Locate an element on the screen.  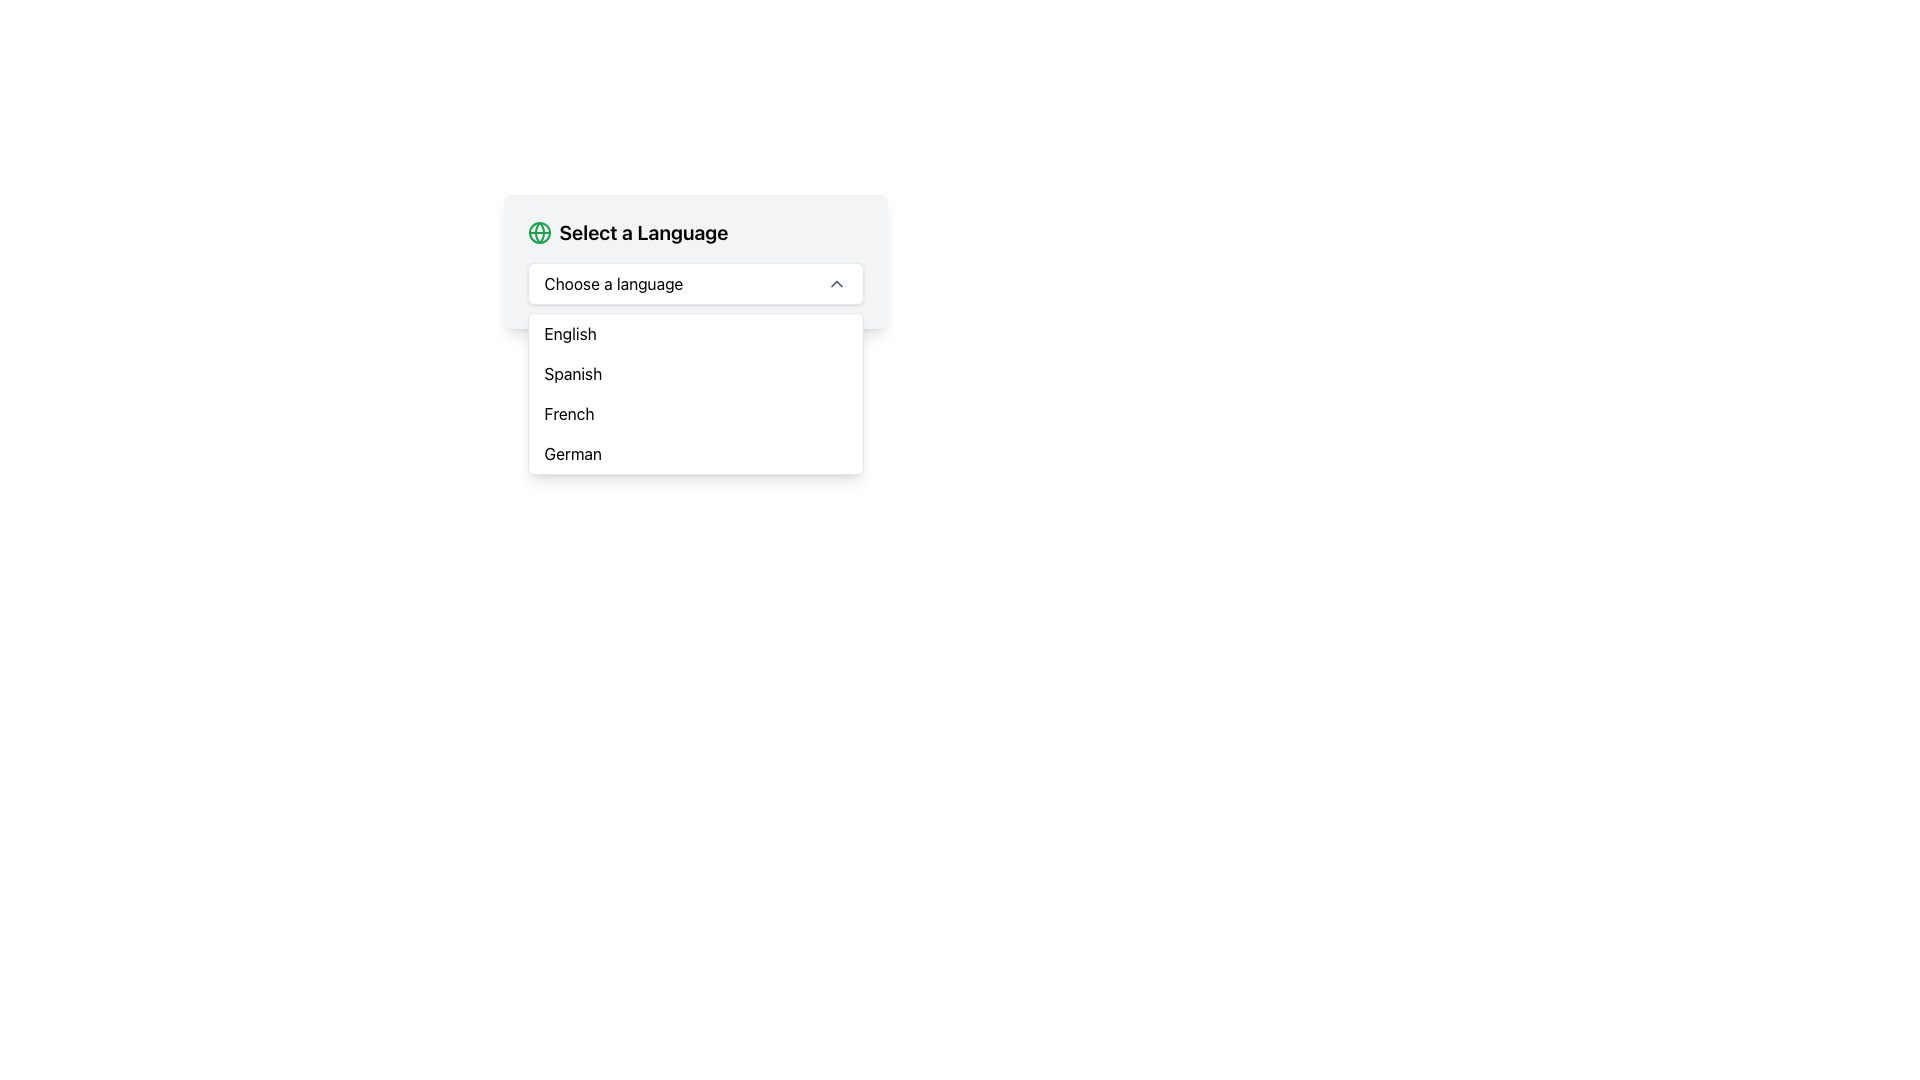
the 'French' language option in the dropdown menu to provide visual feedback is located at coordinates (695, 412).